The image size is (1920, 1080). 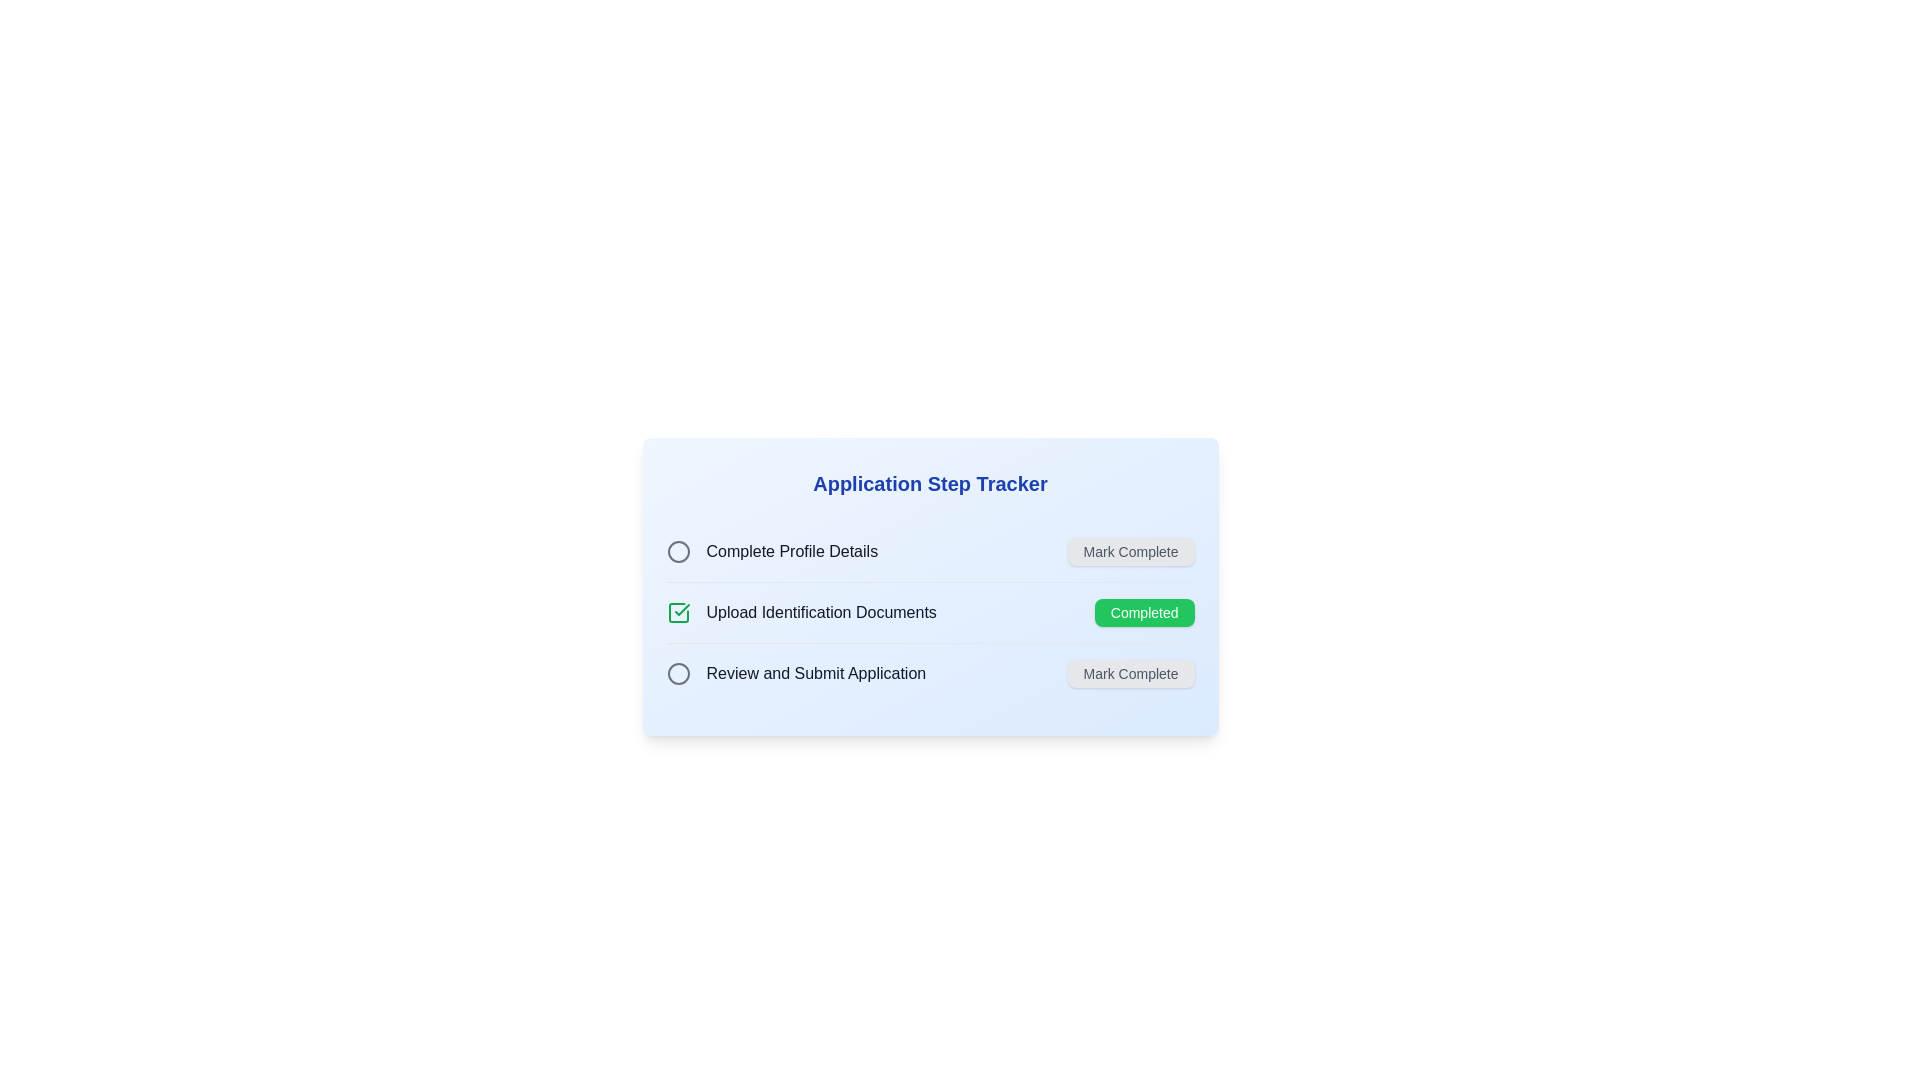 What do you see at coordinates (678, 674) in the screenshot?
I see `the circular gray outlined Indicator icon located at the beginning of the 'Review and Submit Application' row in the Application Step Tracker` at bounding box center [678, 674].